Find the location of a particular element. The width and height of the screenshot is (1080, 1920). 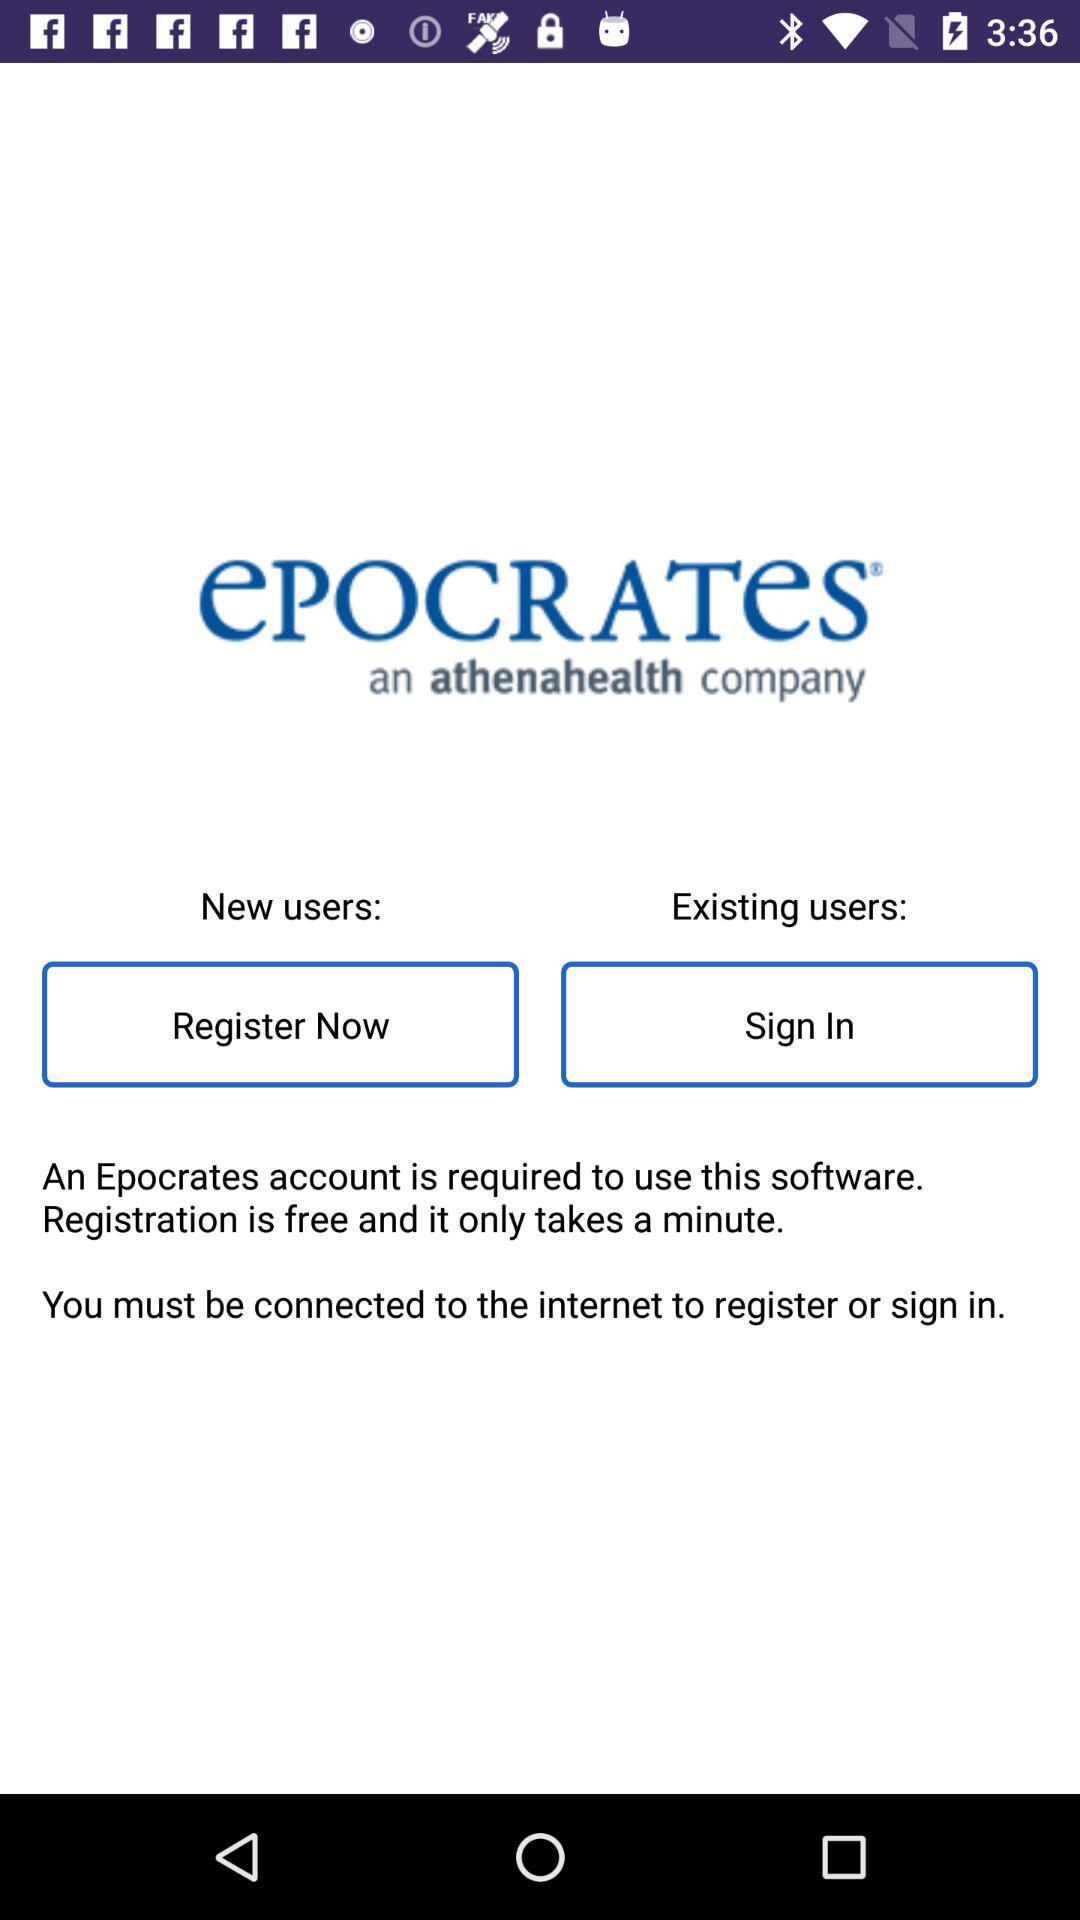

the icon next to the new users: icon is located at coordinates (798, 1024).